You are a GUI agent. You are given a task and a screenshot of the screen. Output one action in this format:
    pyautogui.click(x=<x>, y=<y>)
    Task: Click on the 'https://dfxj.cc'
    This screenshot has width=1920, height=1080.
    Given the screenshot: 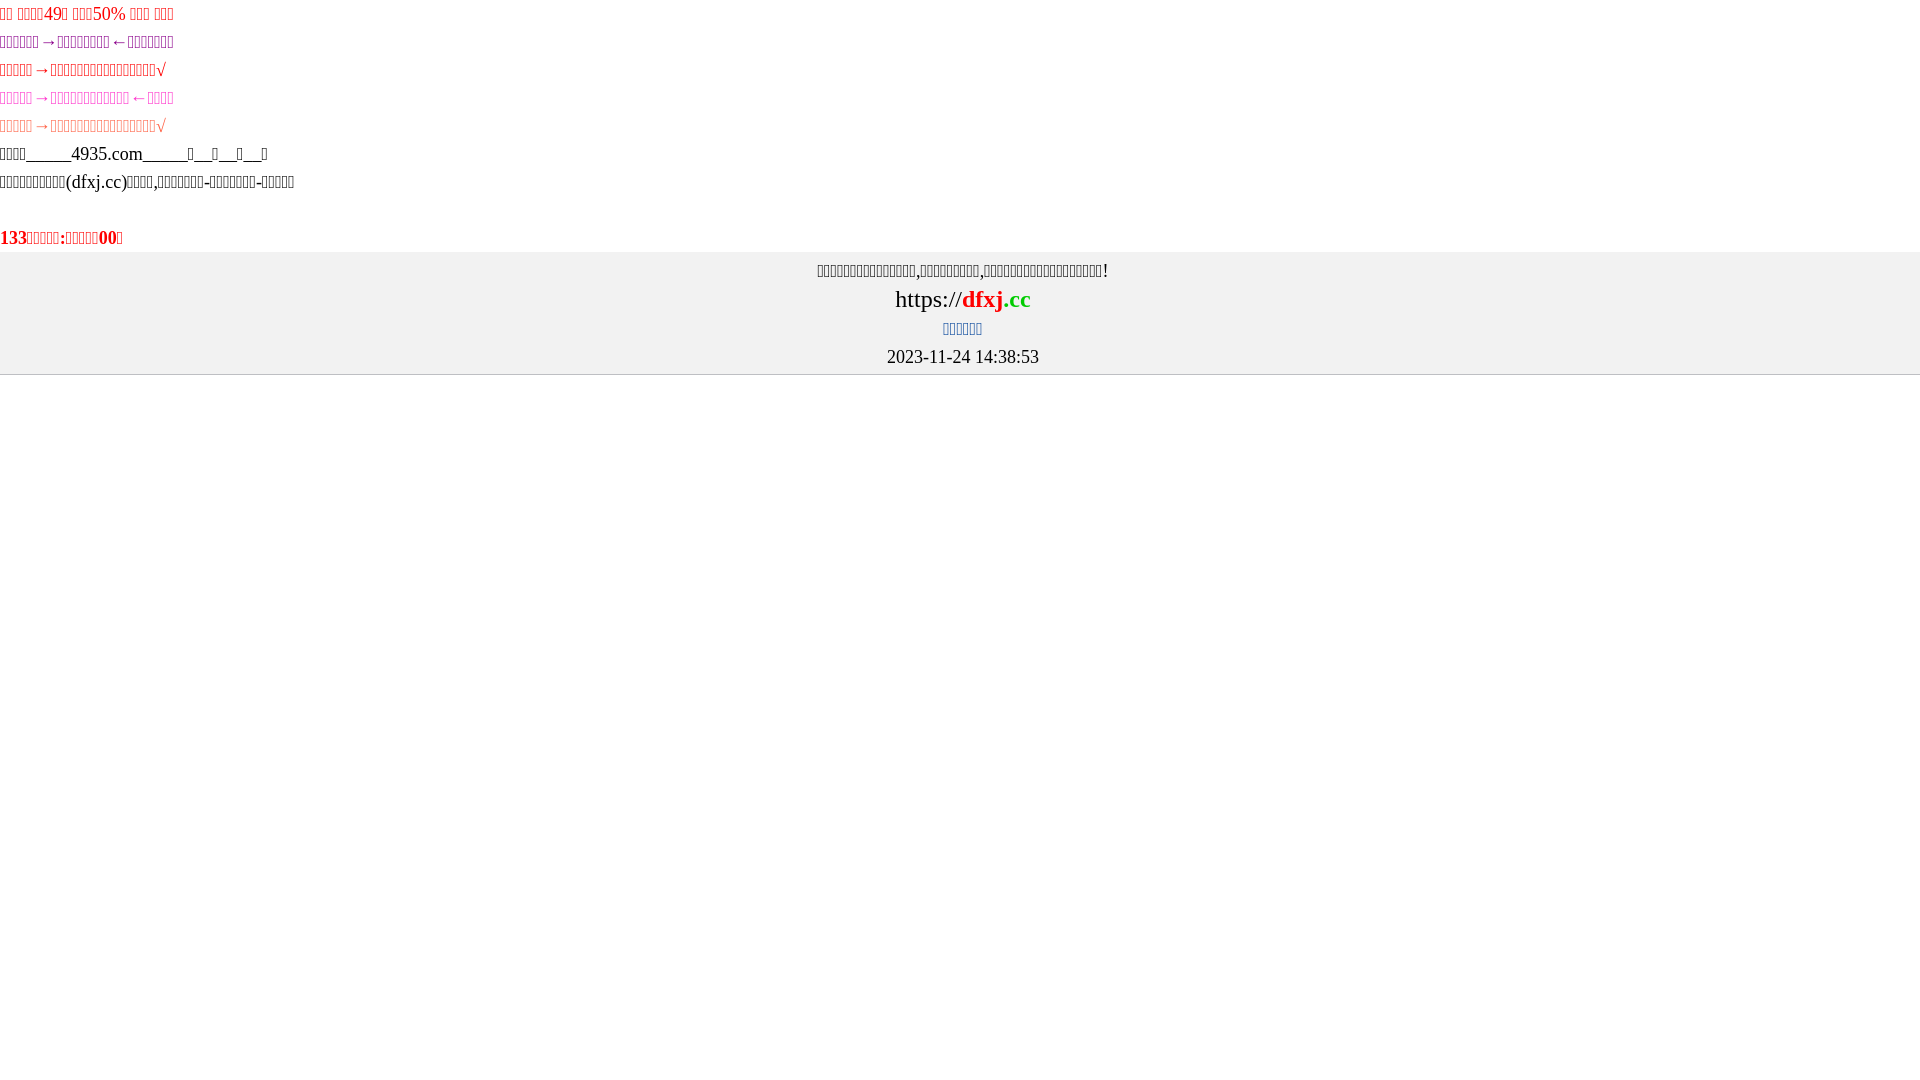 What is the action you would take?
    pyautogui.click(x=893, y=300)
    